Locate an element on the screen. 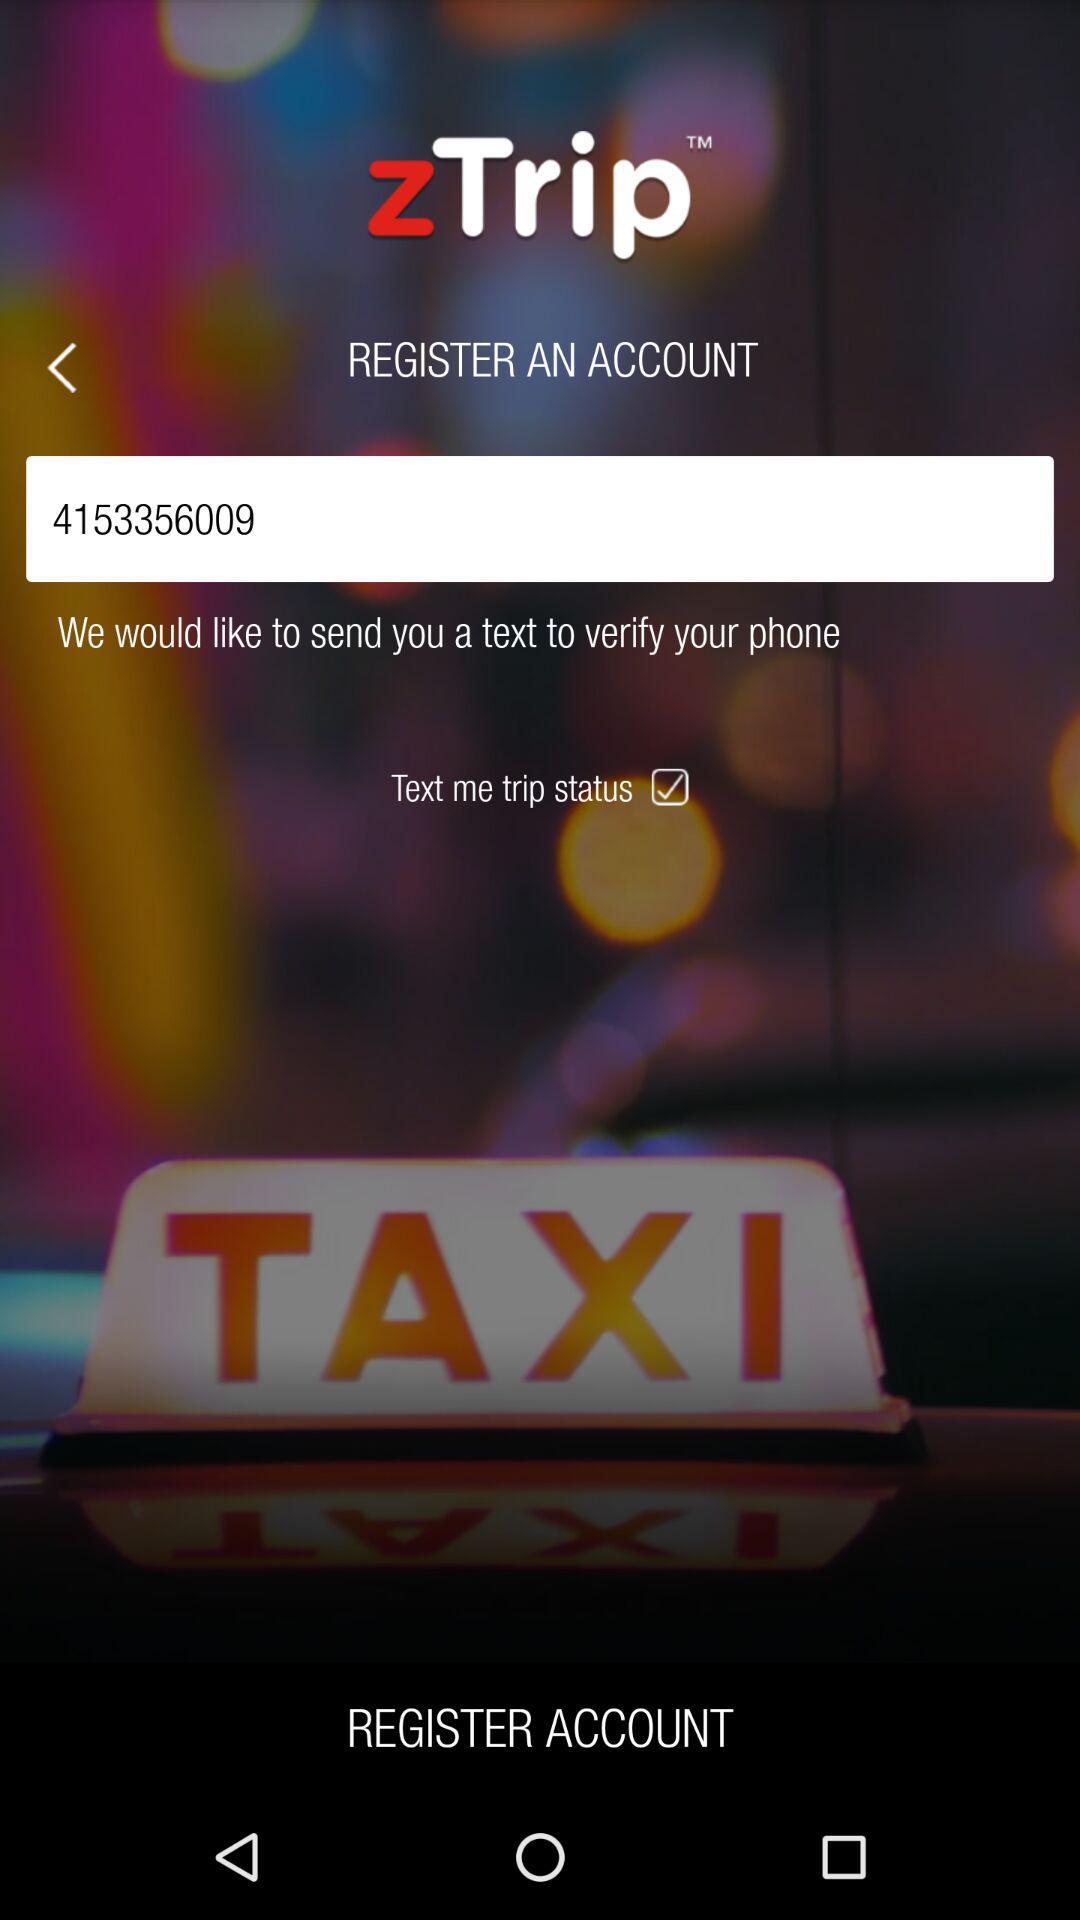  the arrow_backward icon is located at coordinates (60, 393).